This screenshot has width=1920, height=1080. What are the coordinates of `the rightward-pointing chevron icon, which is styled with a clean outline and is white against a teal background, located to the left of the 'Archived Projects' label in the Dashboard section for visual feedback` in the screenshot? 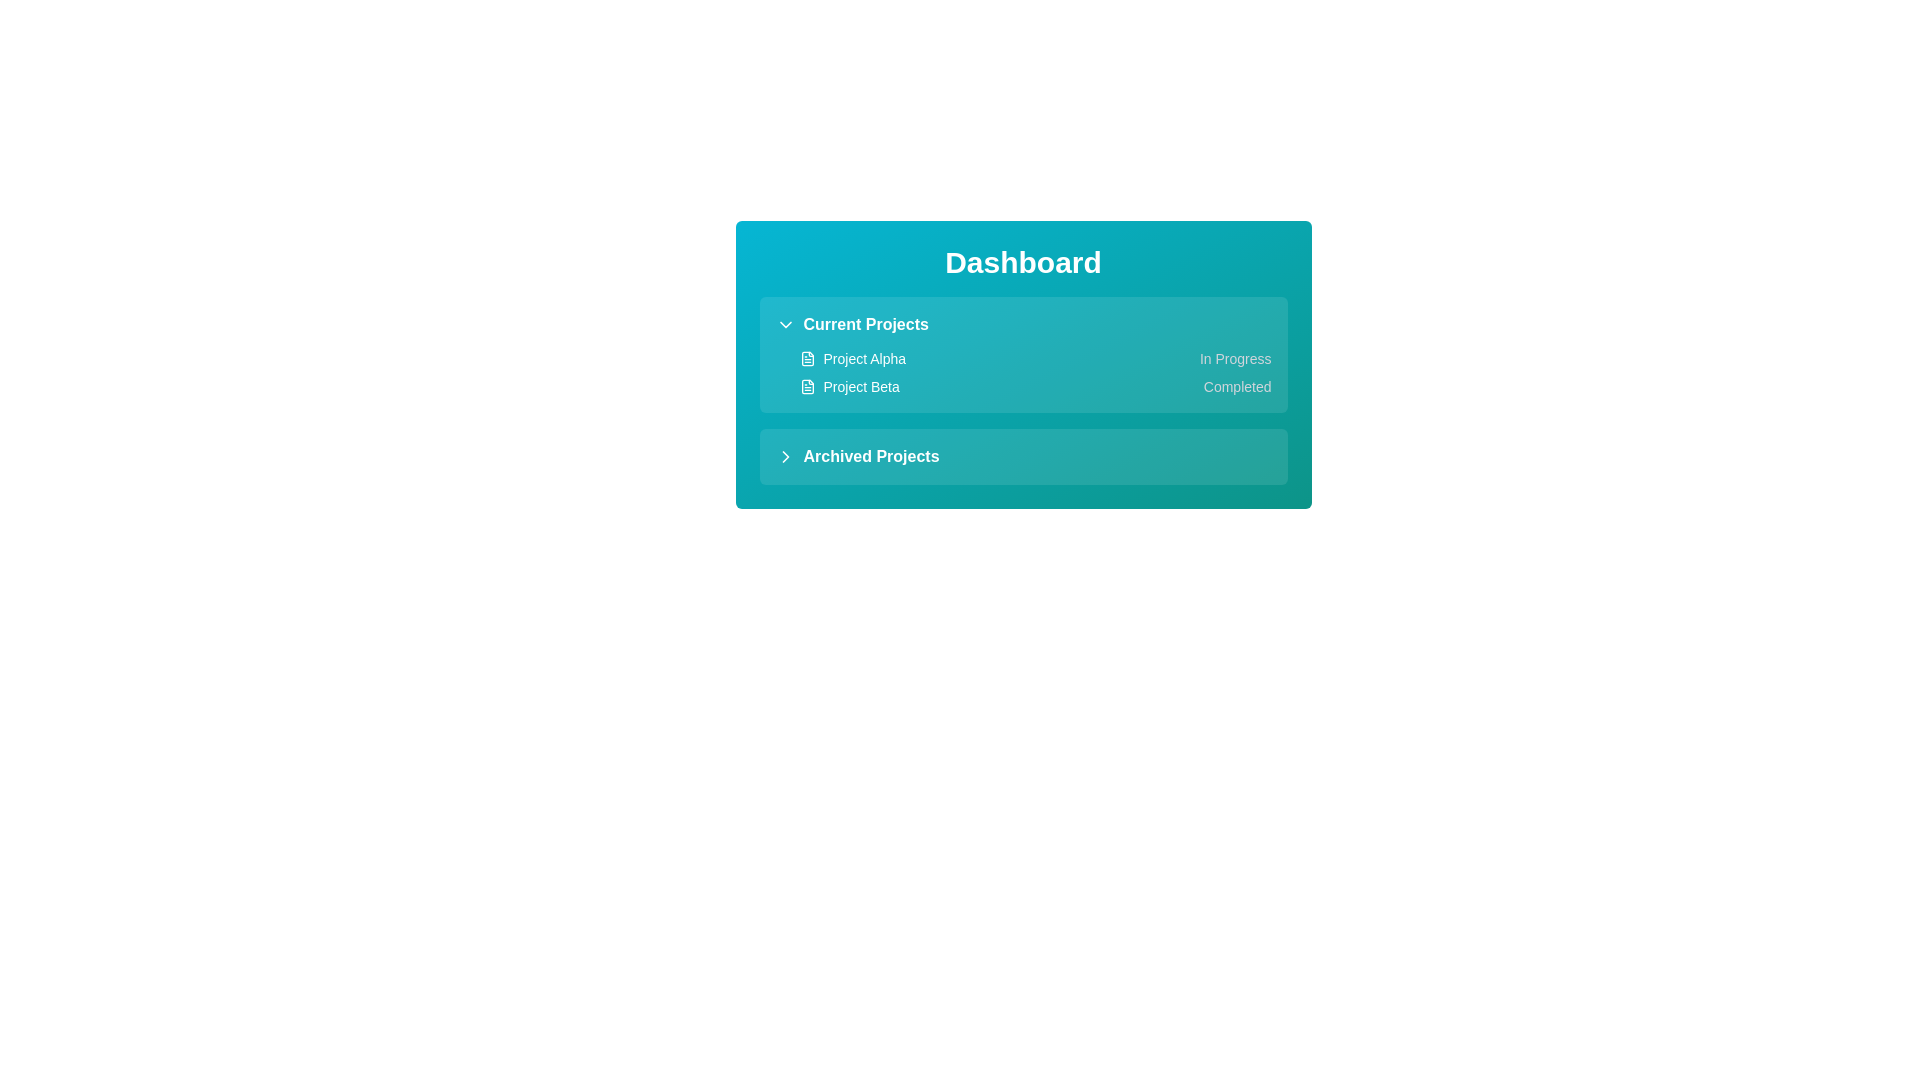 It's located at (784, 456).